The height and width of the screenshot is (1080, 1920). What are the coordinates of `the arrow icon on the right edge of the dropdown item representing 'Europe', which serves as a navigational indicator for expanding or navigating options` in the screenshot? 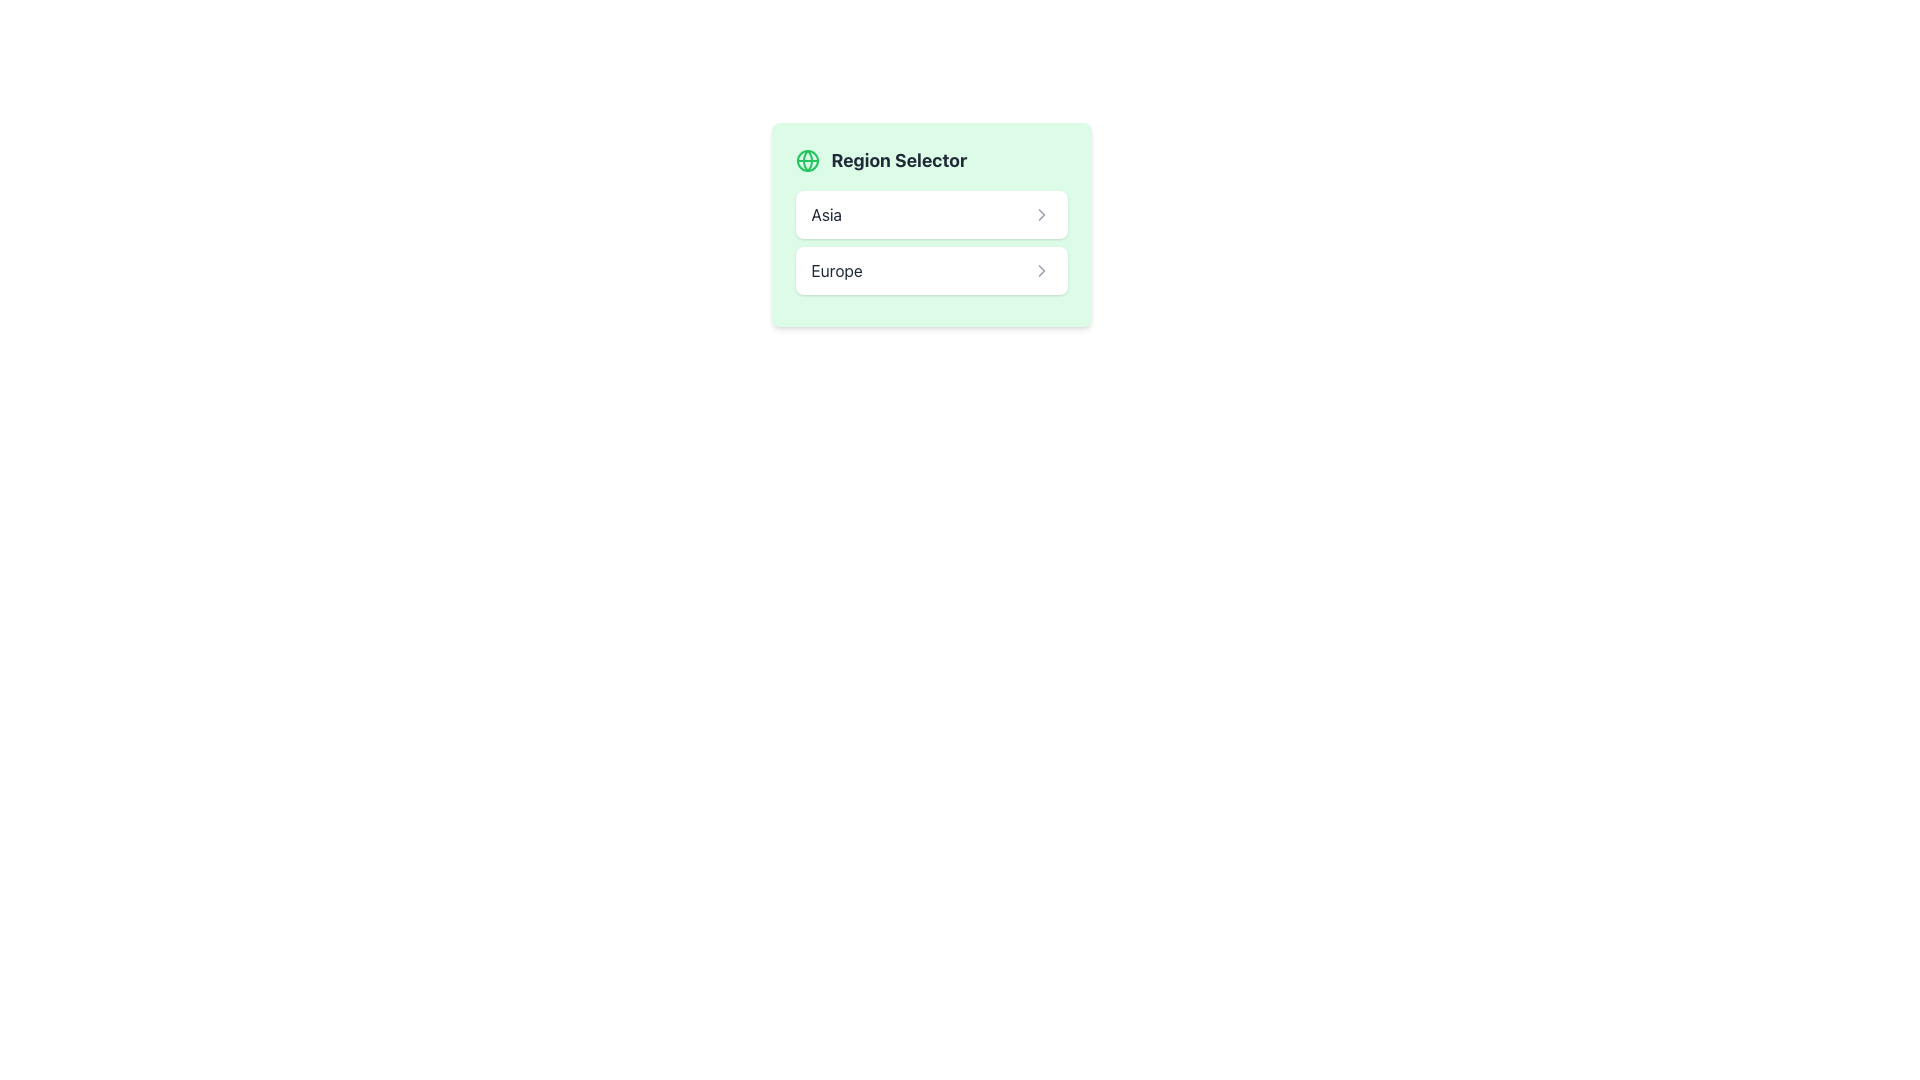 It's located at (1040, 215).